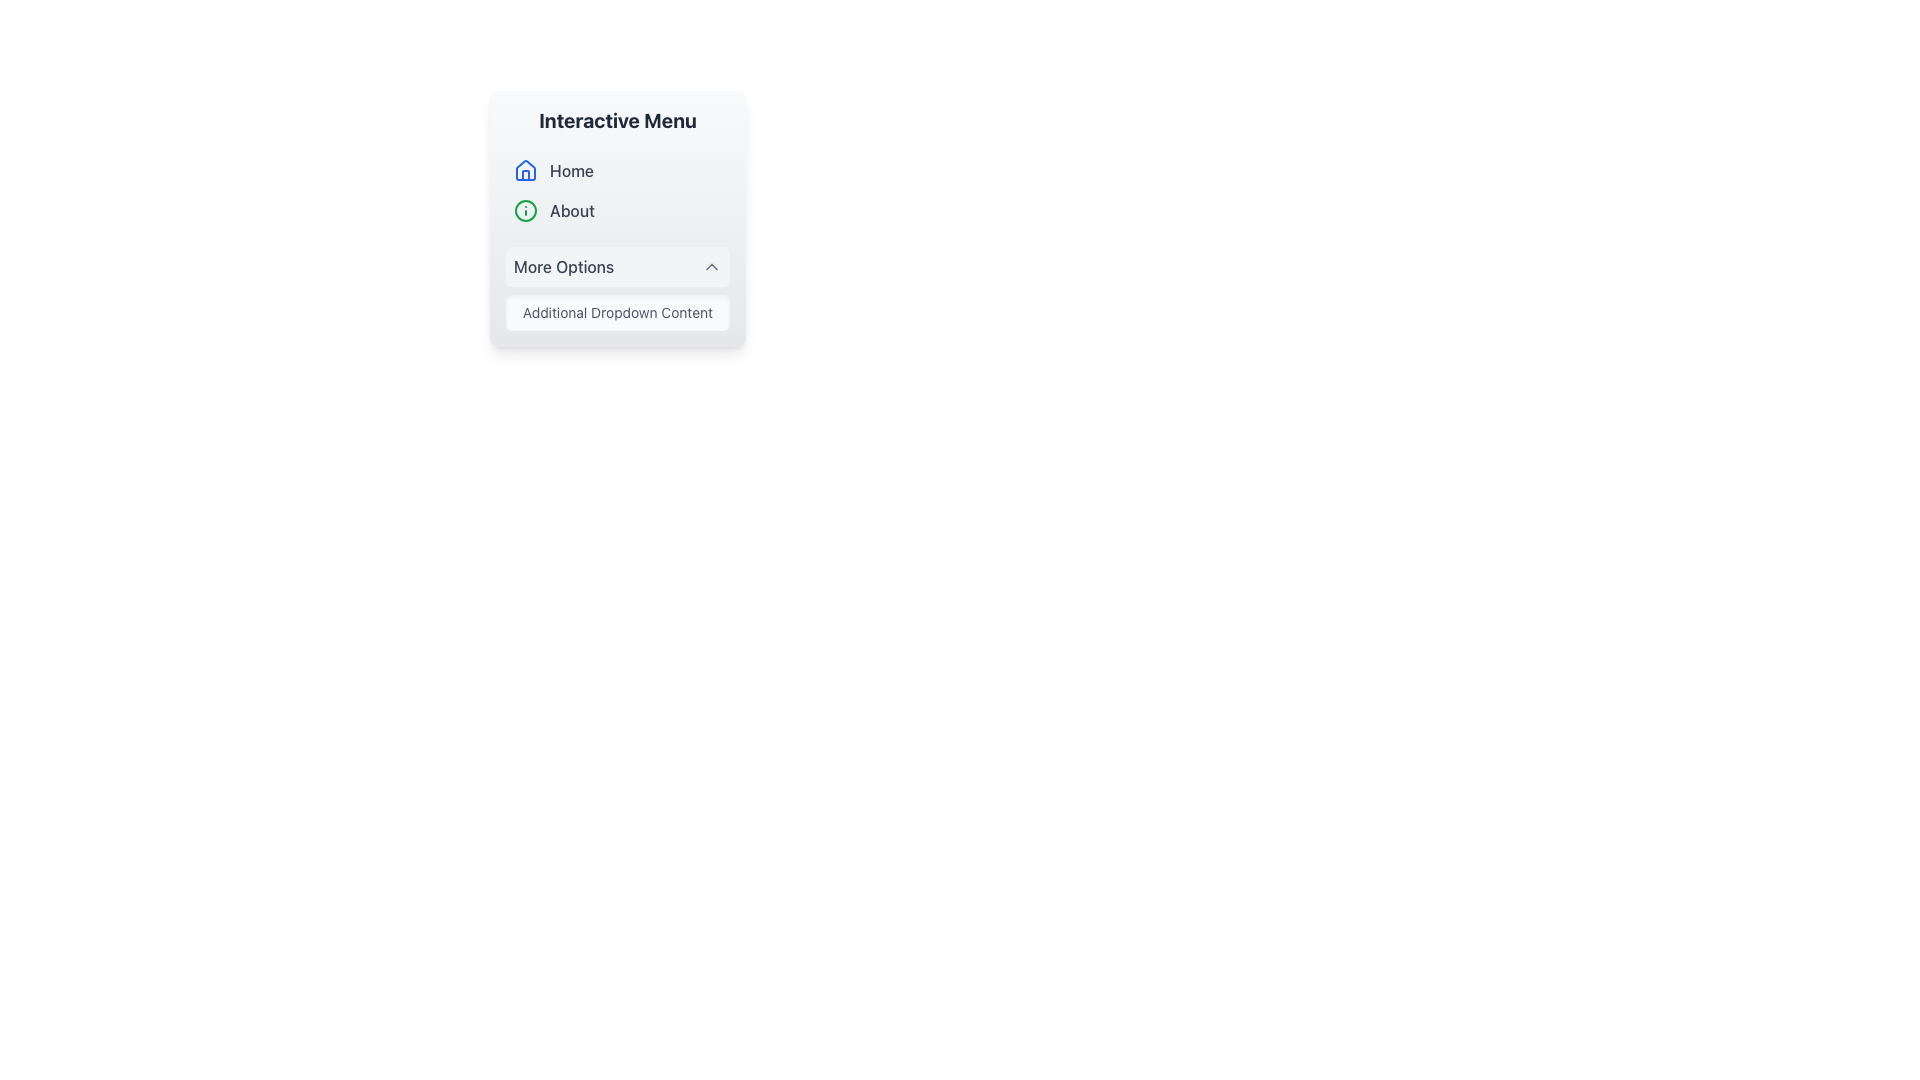 The width and height of the screenshot is (1920, 1080). I want to click on the 'Home' icon located at the top left corner of the menu panel, which visually represents the 'Home' option next to the text 'Home', so click(526, 169).